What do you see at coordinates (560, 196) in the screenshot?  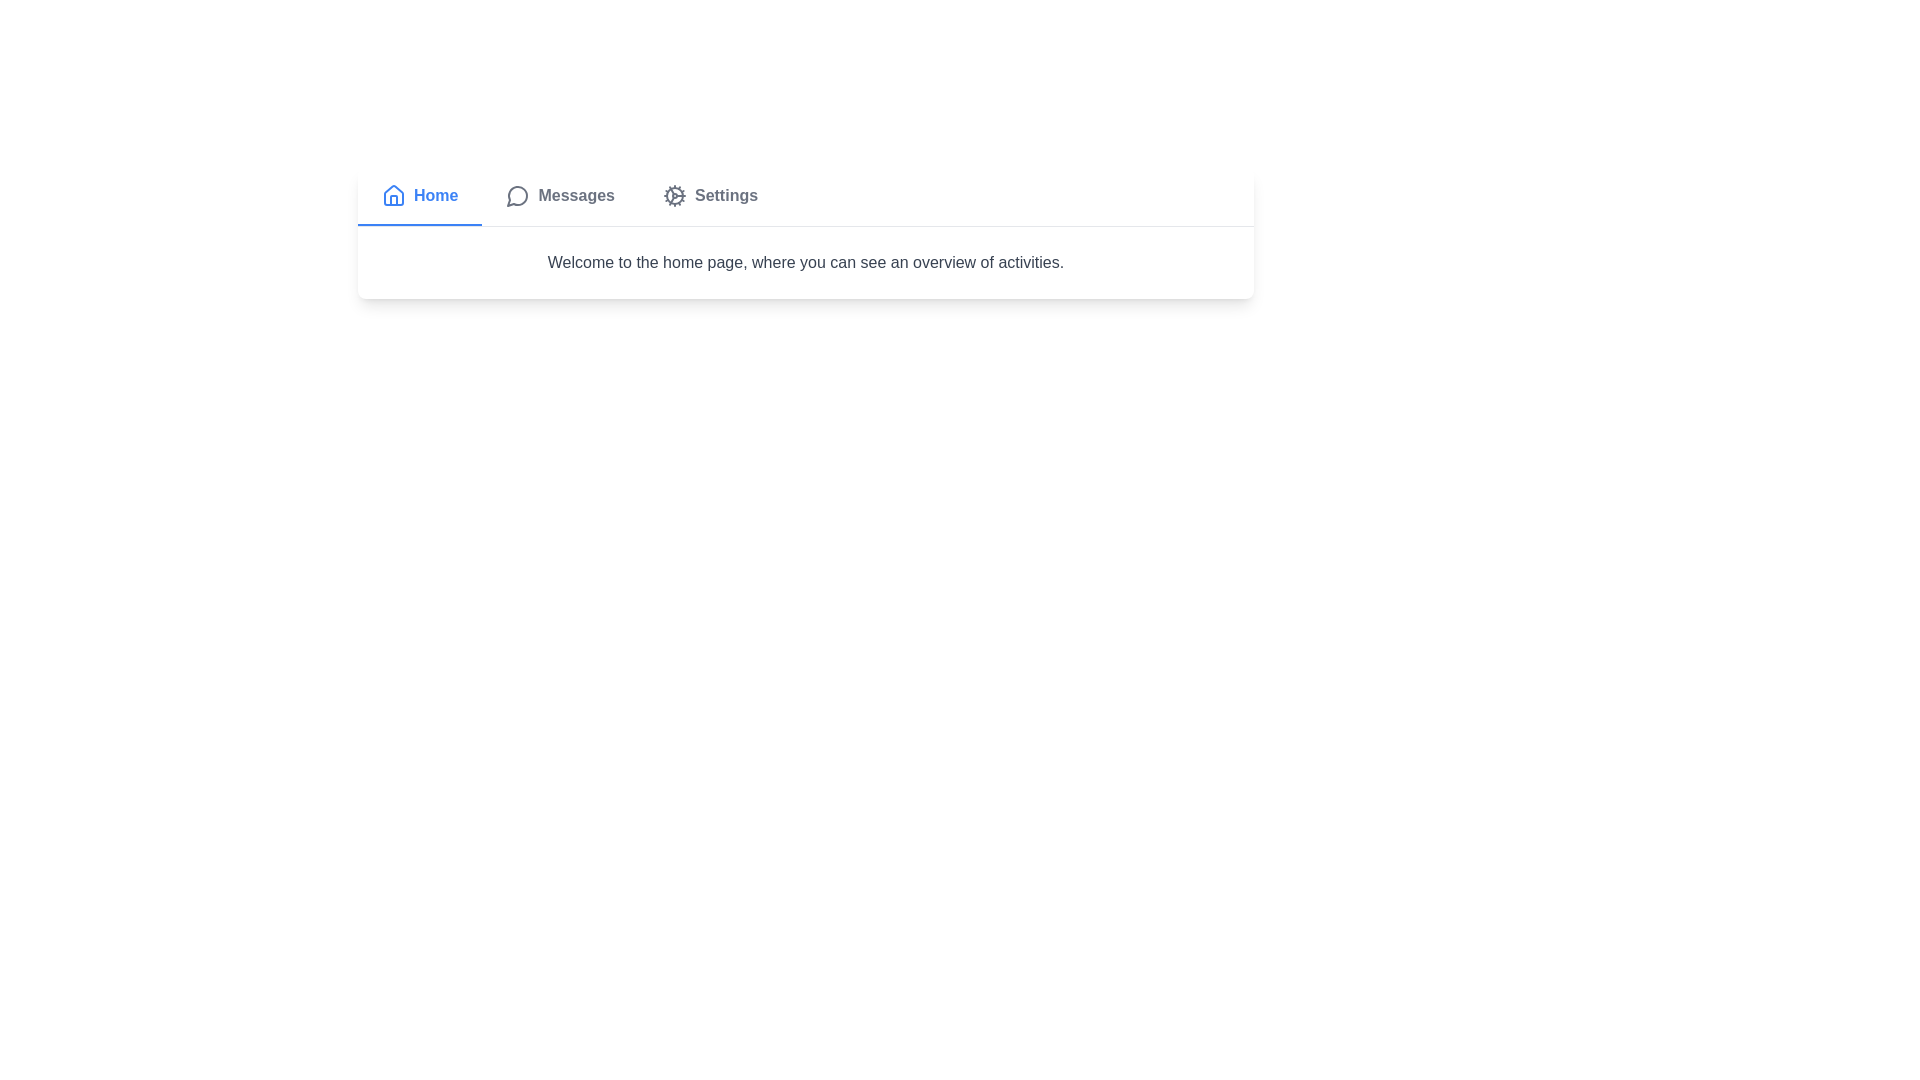 I see `the Messages tab by clicking on its label` at bounding box center [560, 196].